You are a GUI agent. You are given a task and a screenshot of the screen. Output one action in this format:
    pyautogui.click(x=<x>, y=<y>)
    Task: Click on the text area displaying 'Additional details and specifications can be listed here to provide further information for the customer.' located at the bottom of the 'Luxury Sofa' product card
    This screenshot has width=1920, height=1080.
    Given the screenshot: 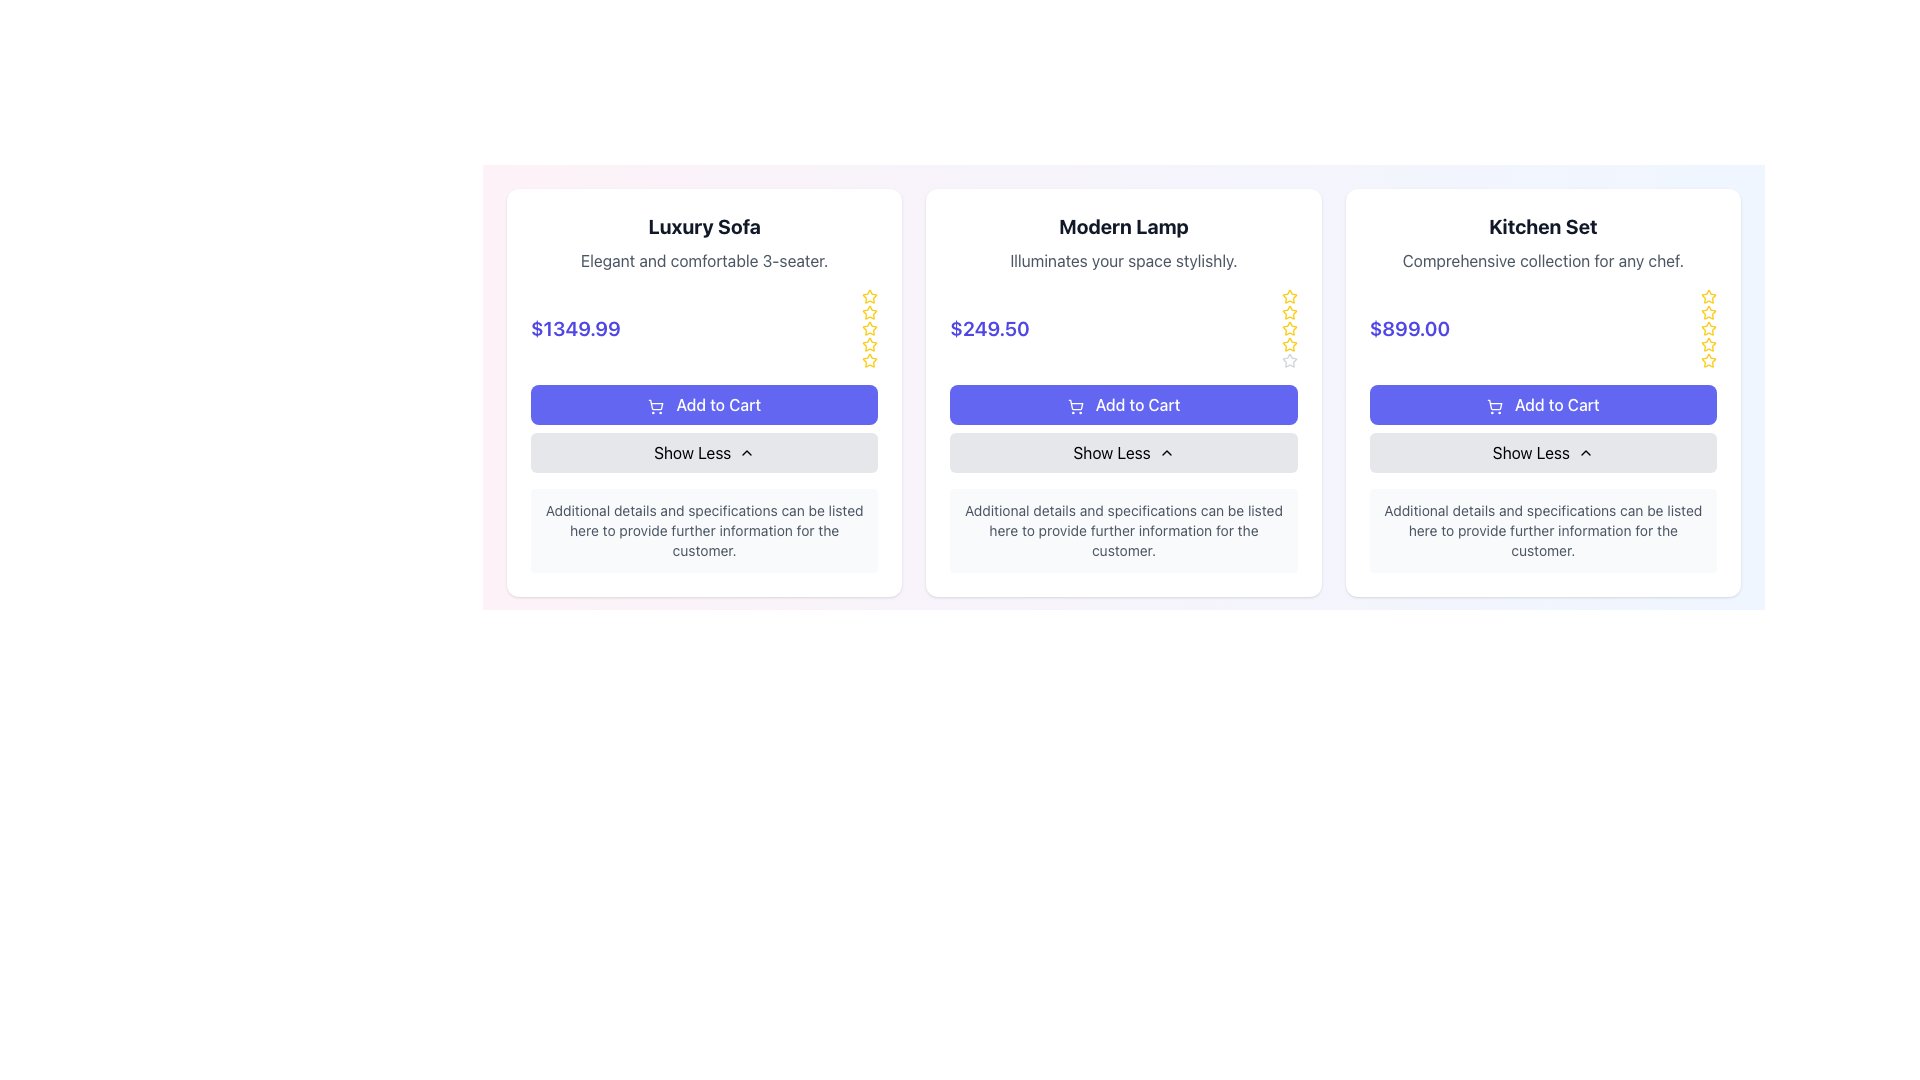 What is the action you would take?
    pyautogui.click(x=704, y=530)
    